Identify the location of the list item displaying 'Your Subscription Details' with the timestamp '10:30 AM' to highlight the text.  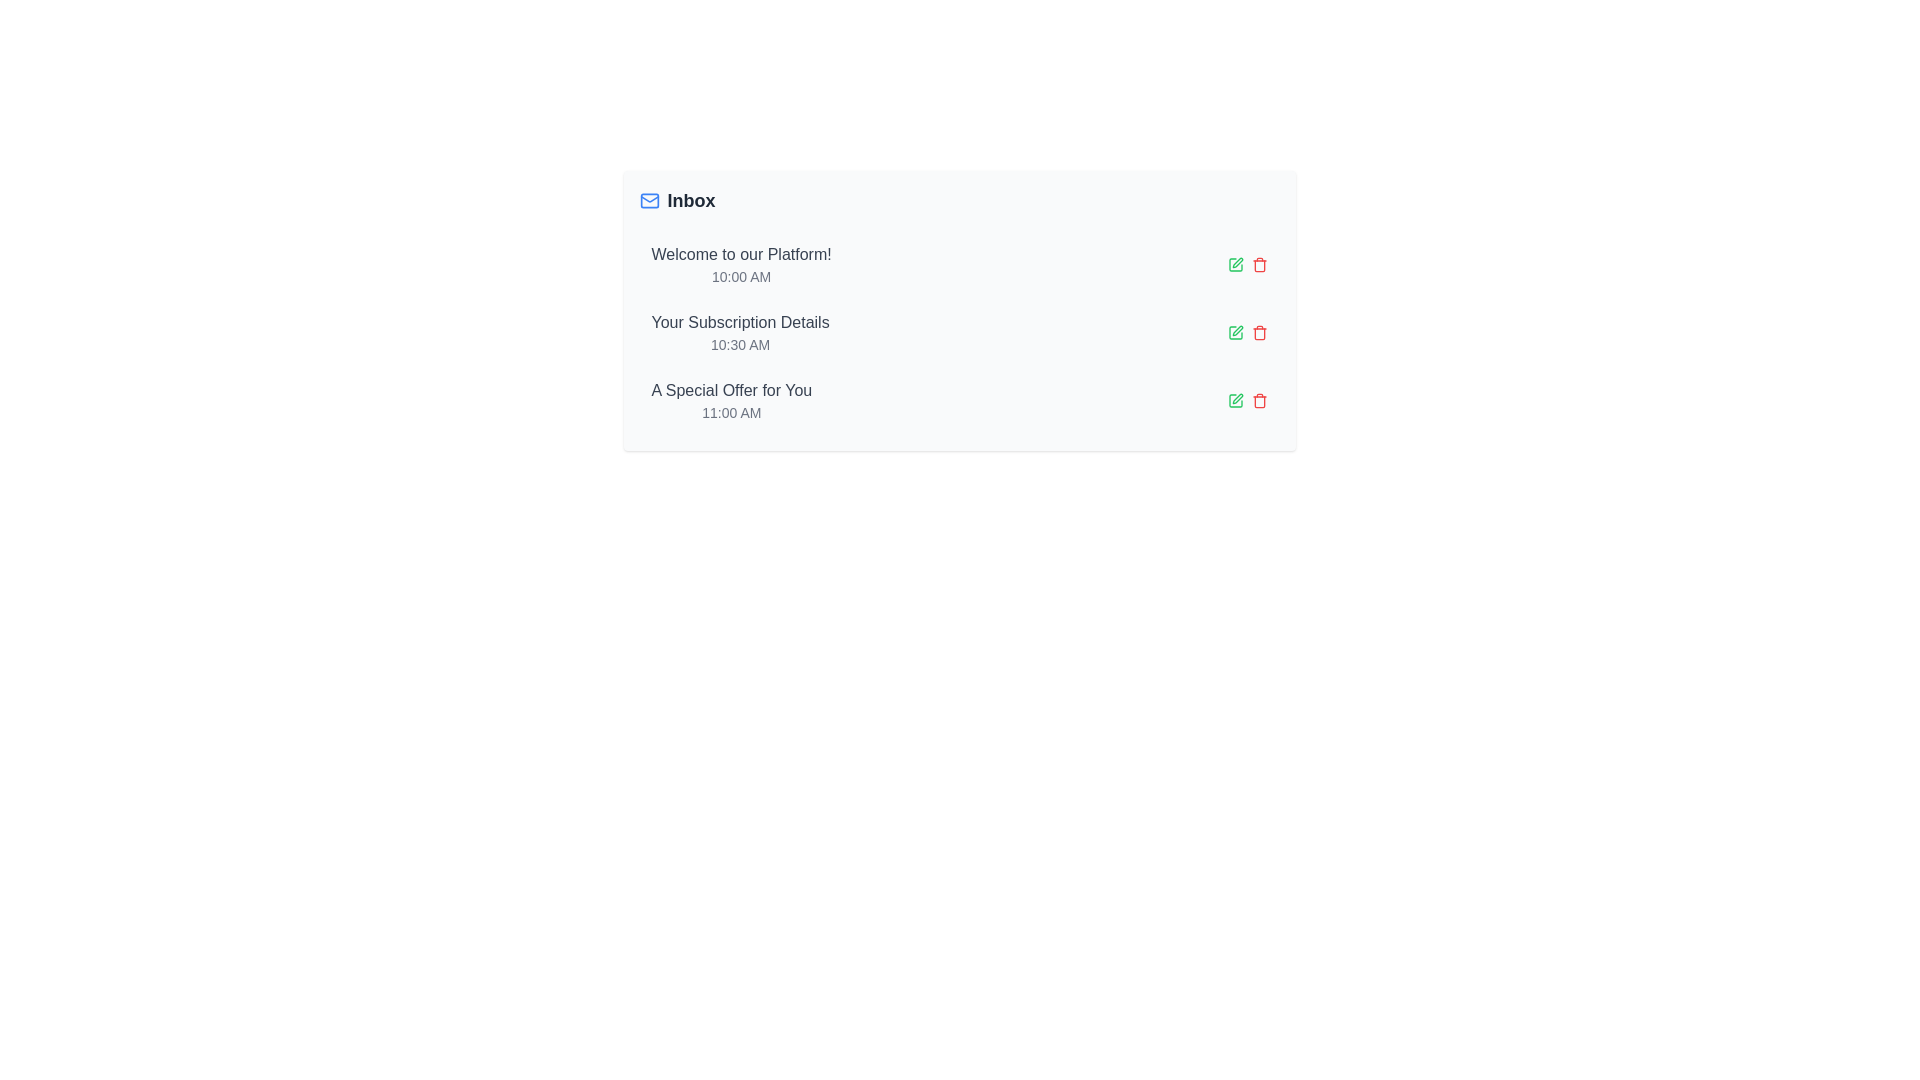
(739, 331).